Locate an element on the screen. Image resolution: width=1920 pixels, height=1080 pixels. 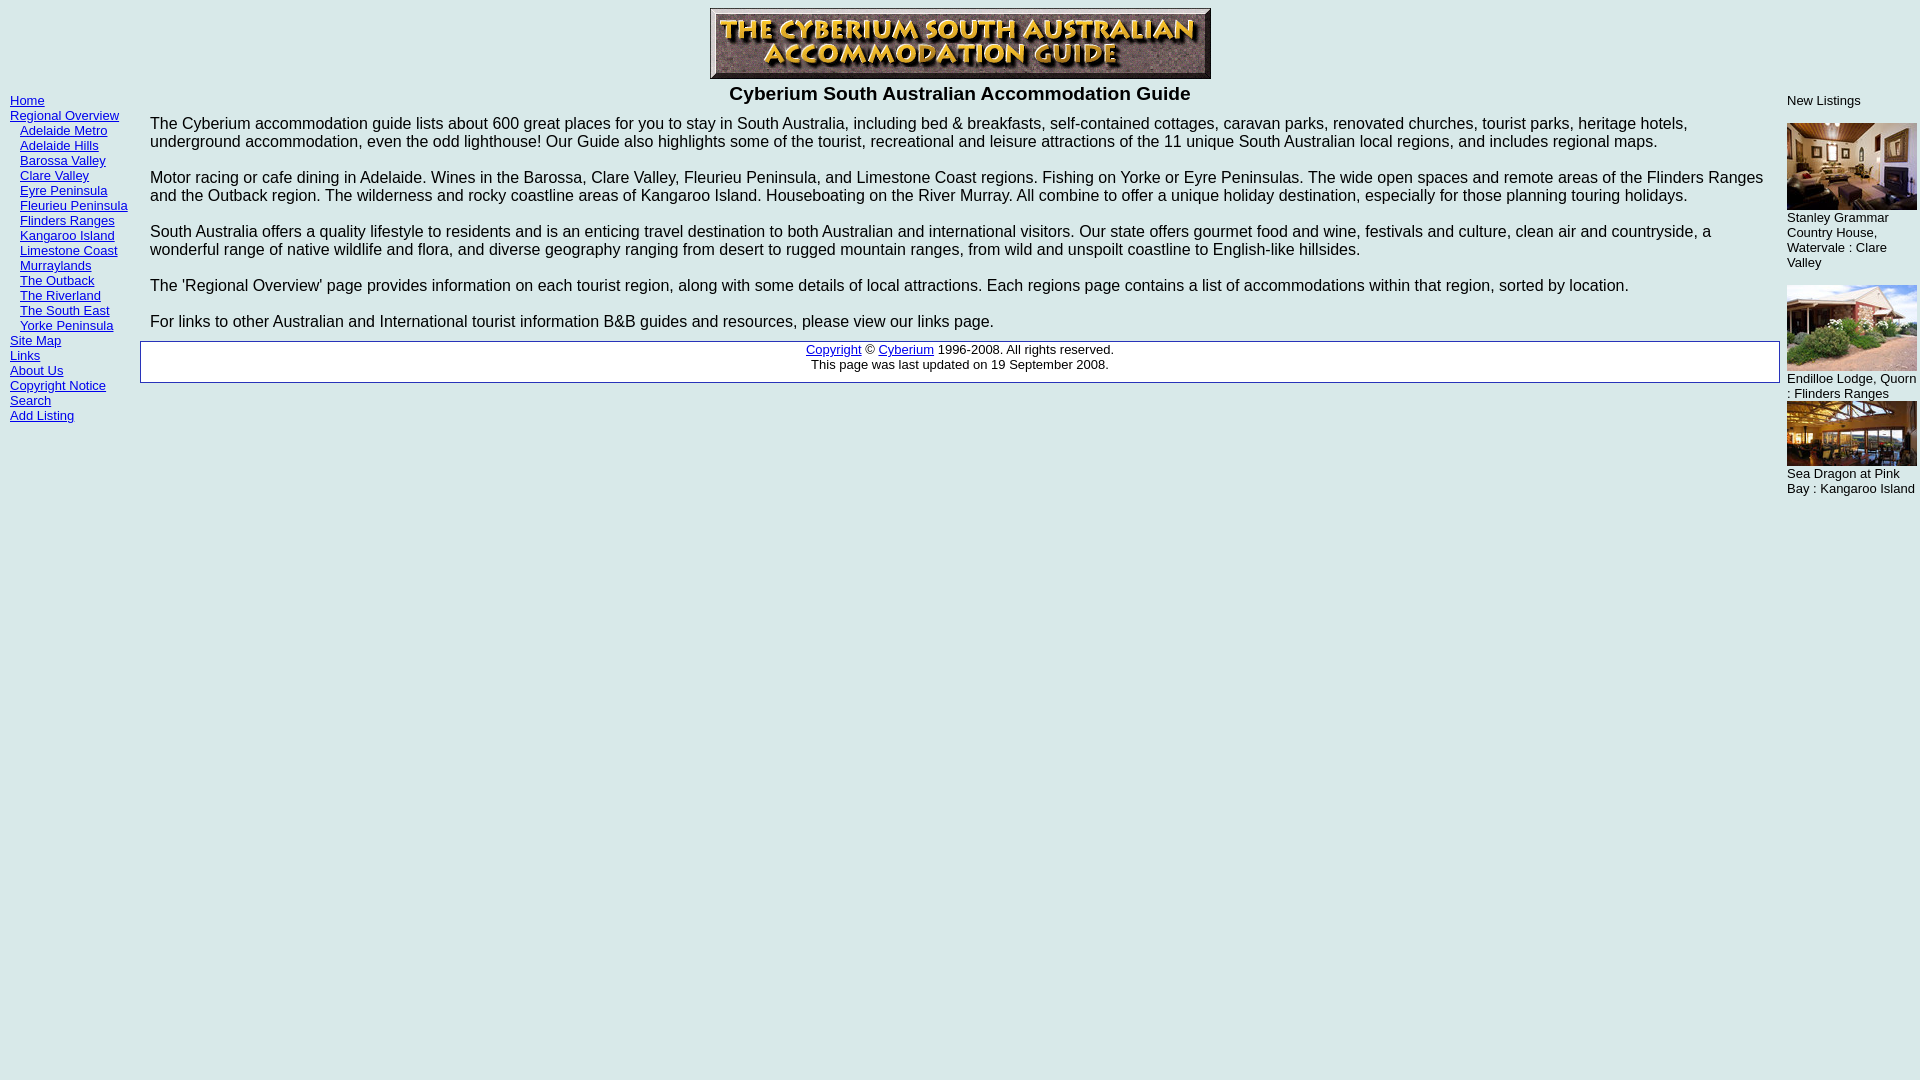
'Regional Overview' is located at coordinates (64, 115).